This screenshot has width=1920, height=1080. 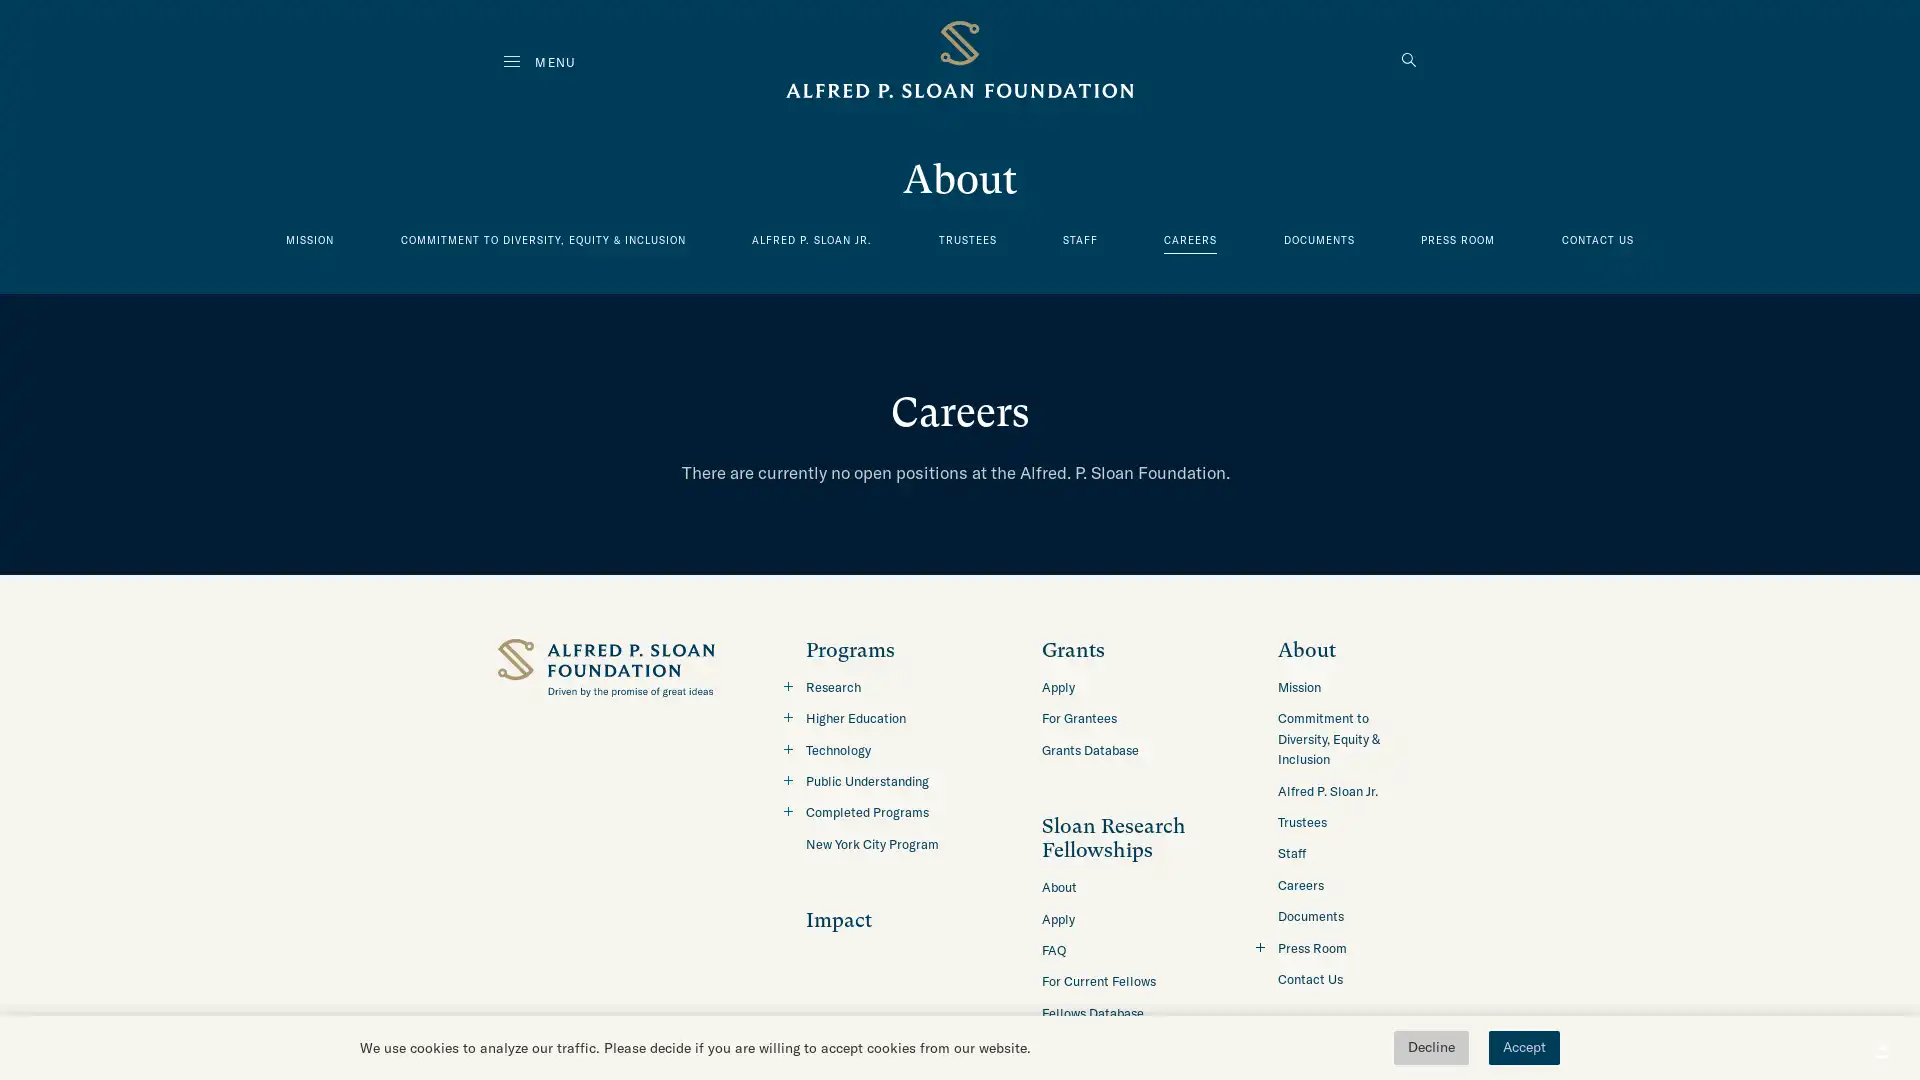 What do you see at coordinates (1523, 1047) in the screenshot?
I see `Accept` at bounding box center [1523, 1047].